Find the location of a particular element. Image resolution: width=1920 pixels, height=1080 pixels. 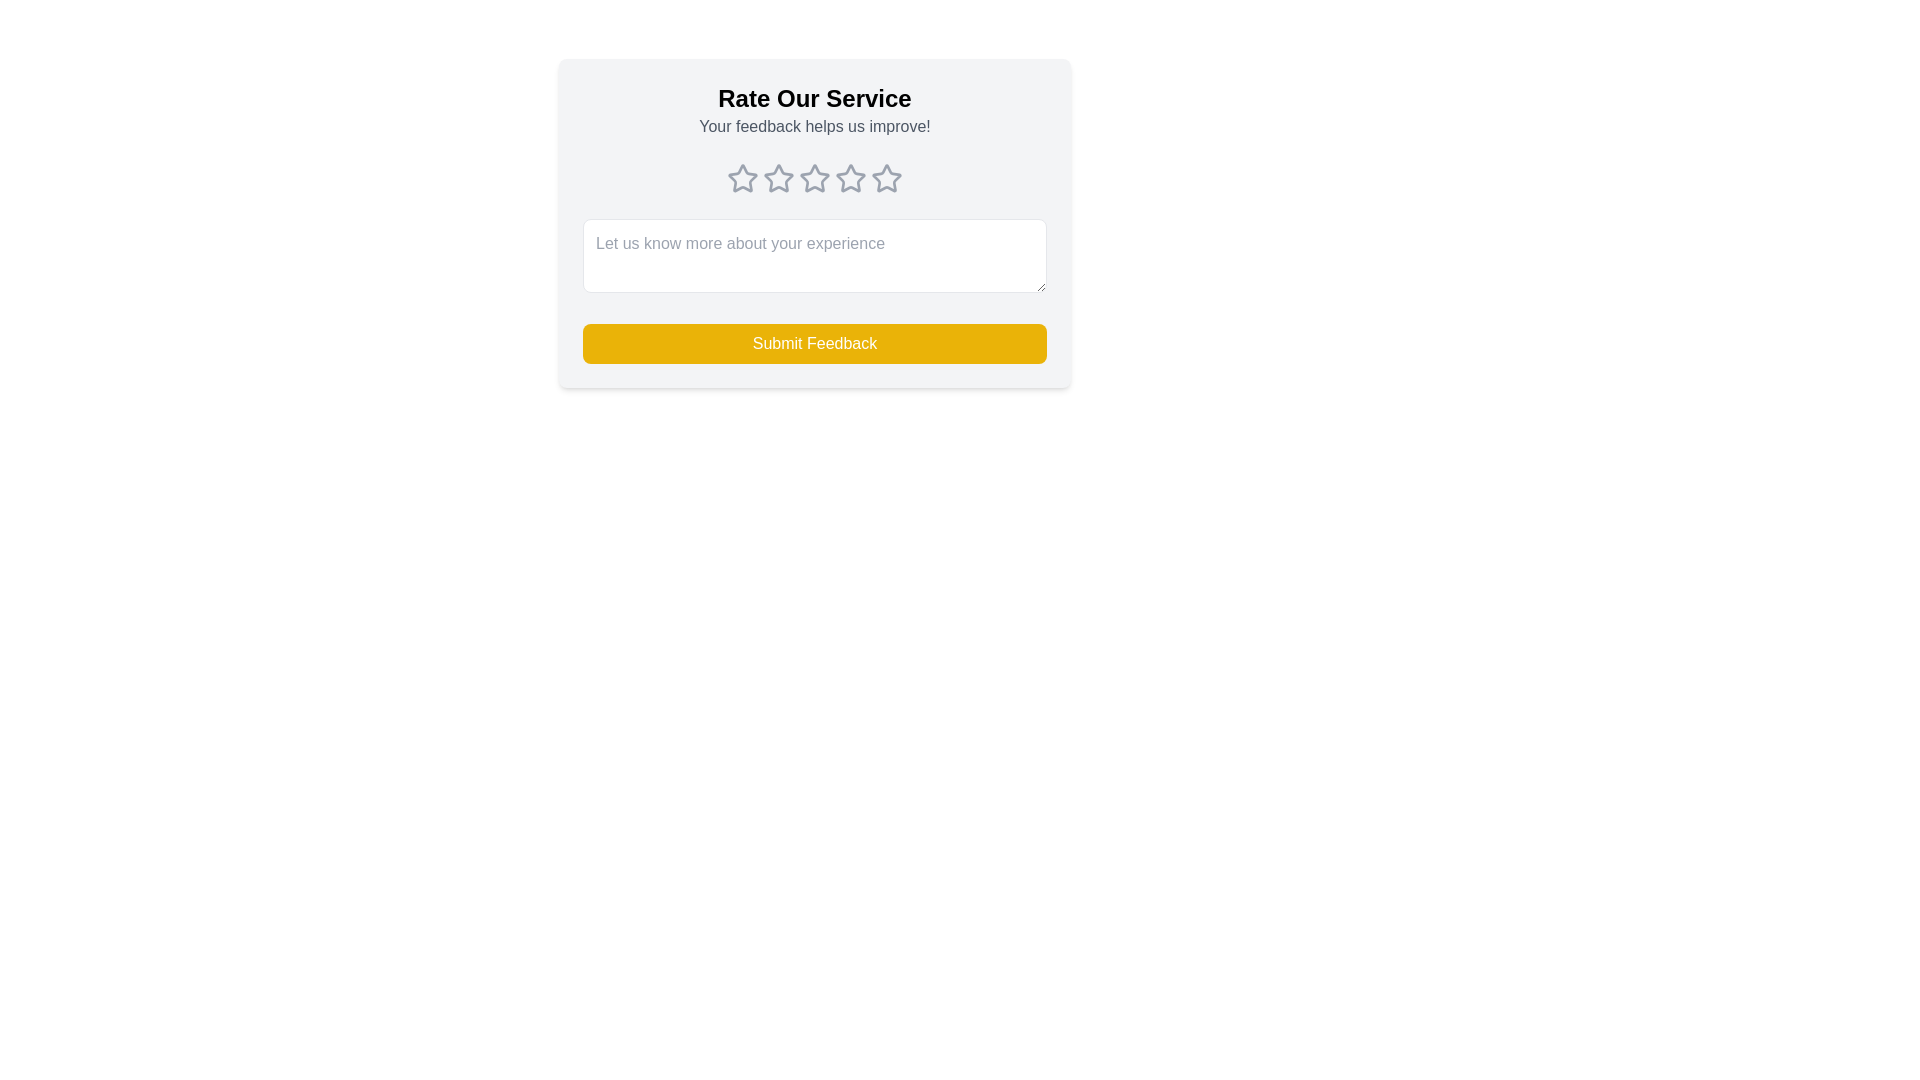

the star rating widget located beneath the 'Rate Our Service' heading is located at coordinates (815, 177).